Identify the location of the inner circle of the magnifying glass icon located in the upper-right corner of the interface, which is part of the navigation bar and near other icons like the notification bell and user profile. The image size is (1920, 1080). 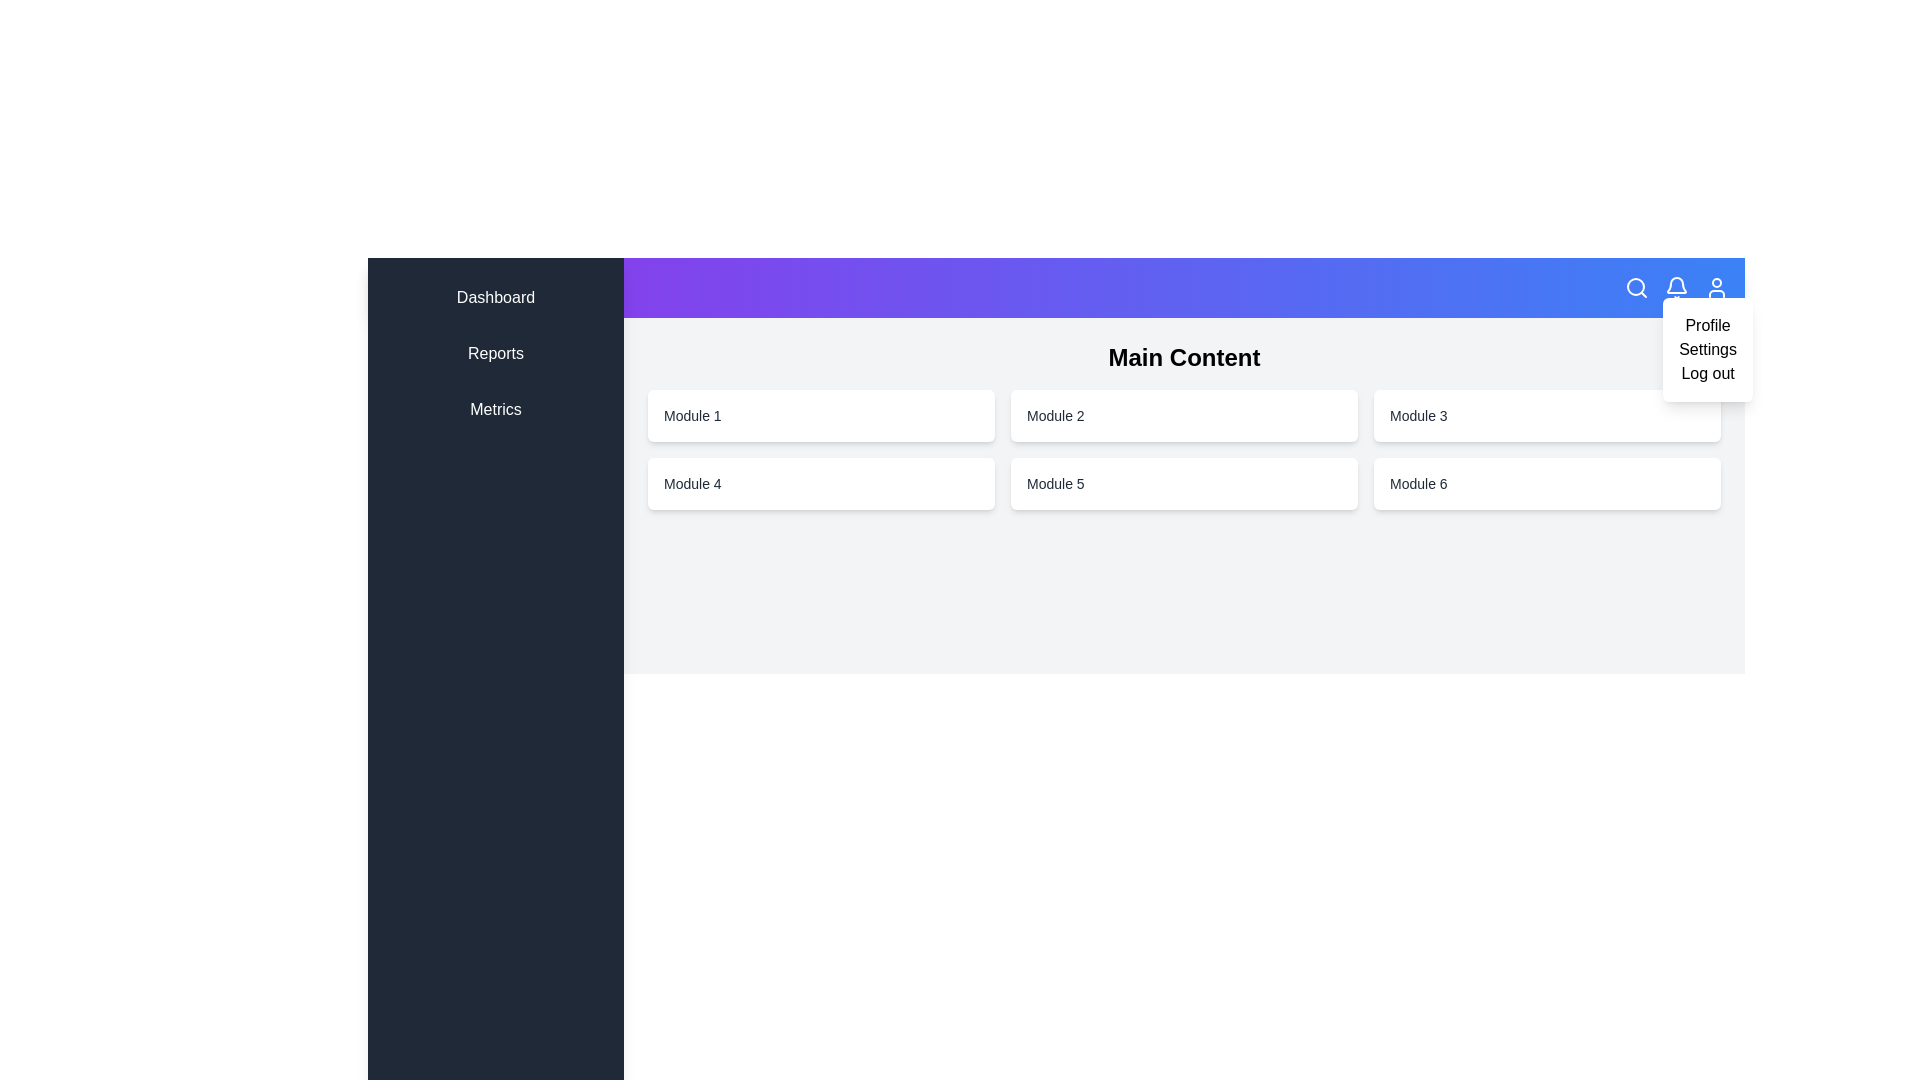
(1636, 286).